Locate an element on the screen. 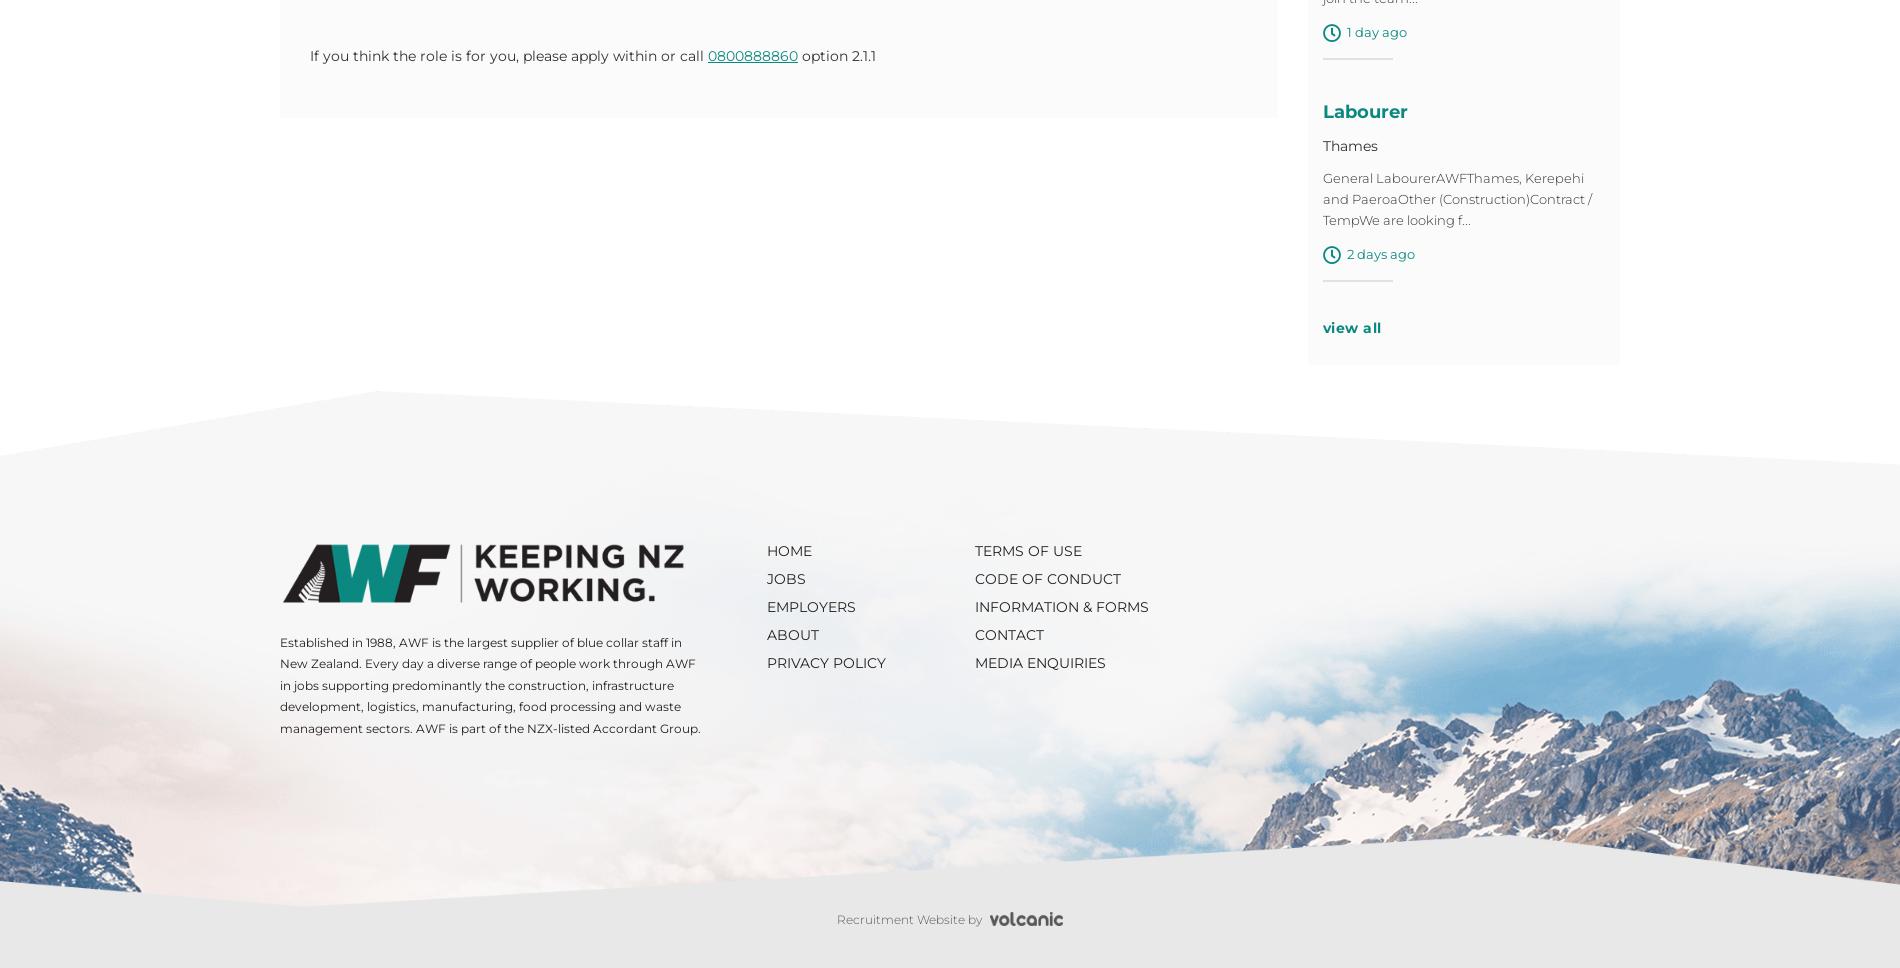 Image resolution: width=1900 pixels, height=968 pixels. 'Established in 1988, AWF is the largest supplier of blue collar staff in New Zealand. Every day a diverse range of people work through AWF in jobs supporting predominantly the construction, infrastructure development, logistics, manufacturing, food processing and waste management sectors. AWF is part of the NZX-listed Accordant Group.' is located at coordinates (279, 689).